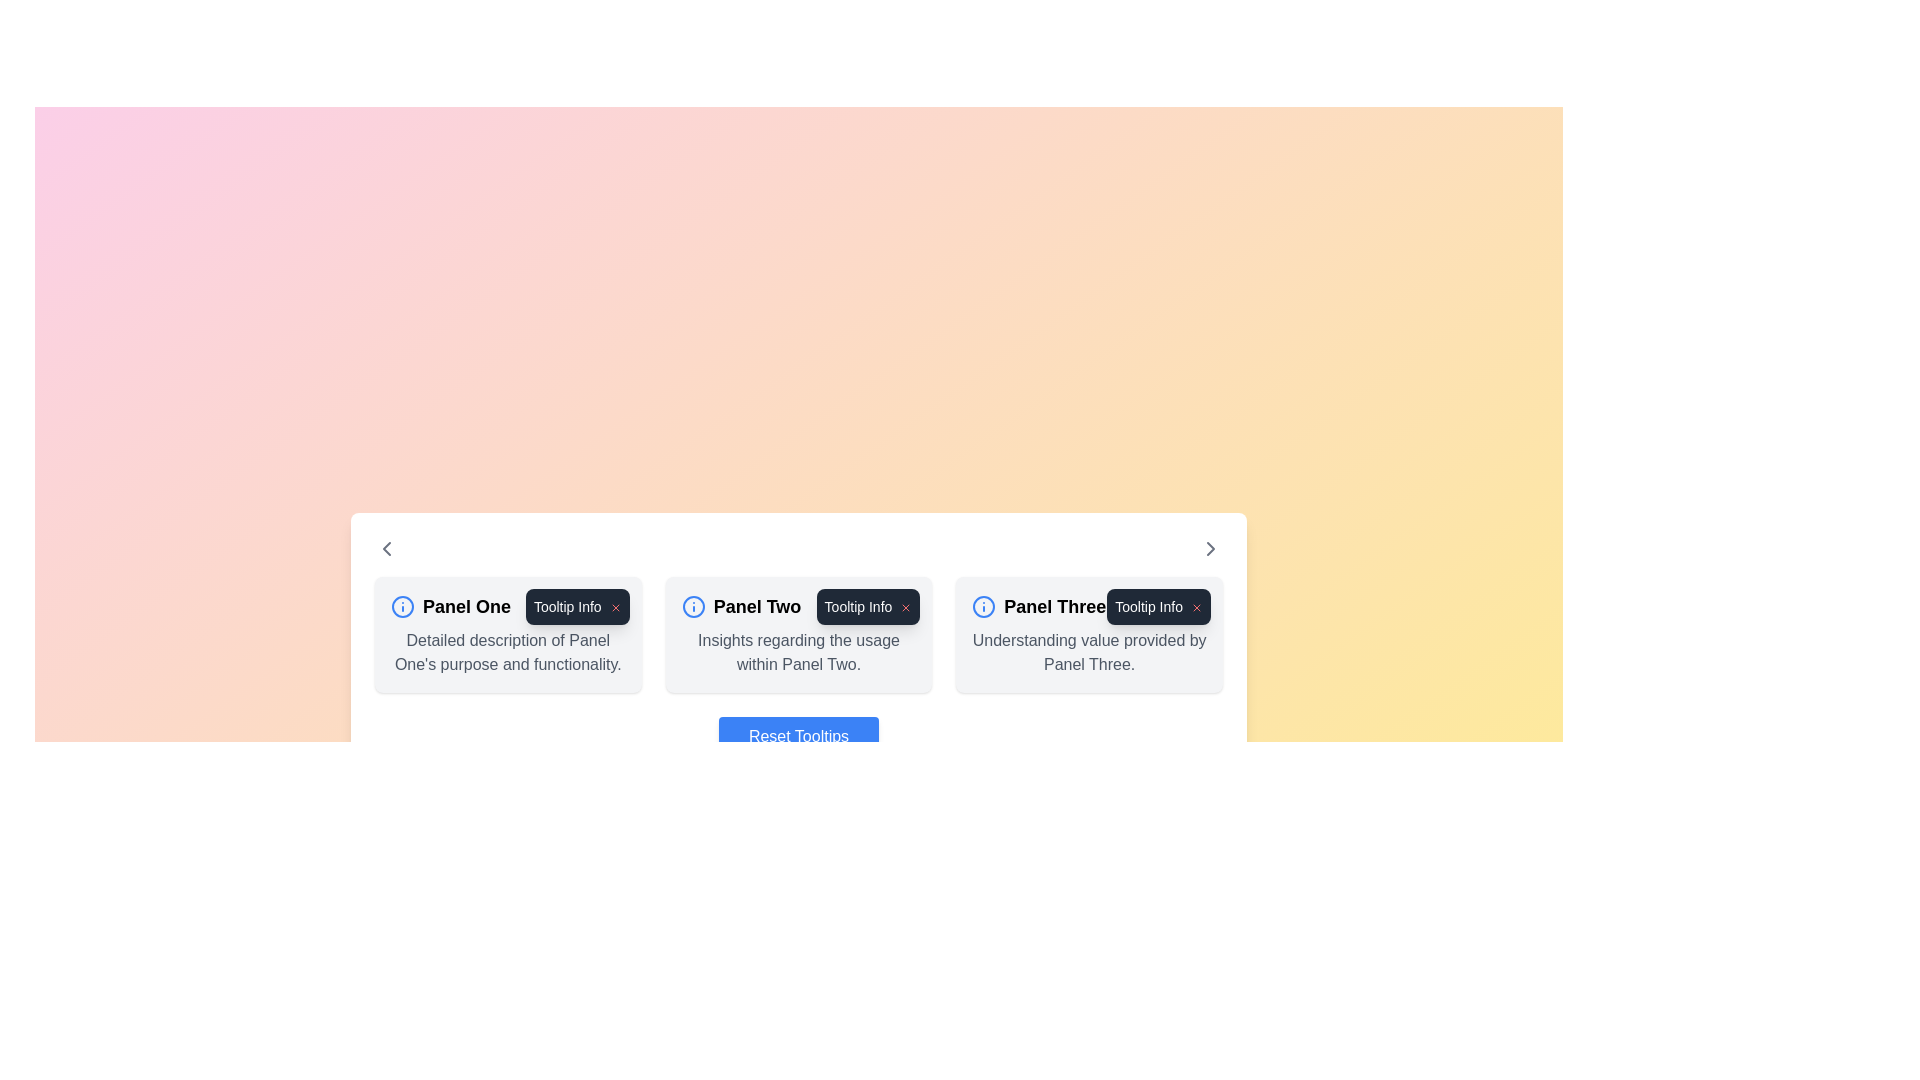  What do you see at coordinates (693, 605) in the screenshot?
I see `the circular 'info' icon with a blue outline located in the upper section of 'Panel One'` at bounding box center [693, 605].